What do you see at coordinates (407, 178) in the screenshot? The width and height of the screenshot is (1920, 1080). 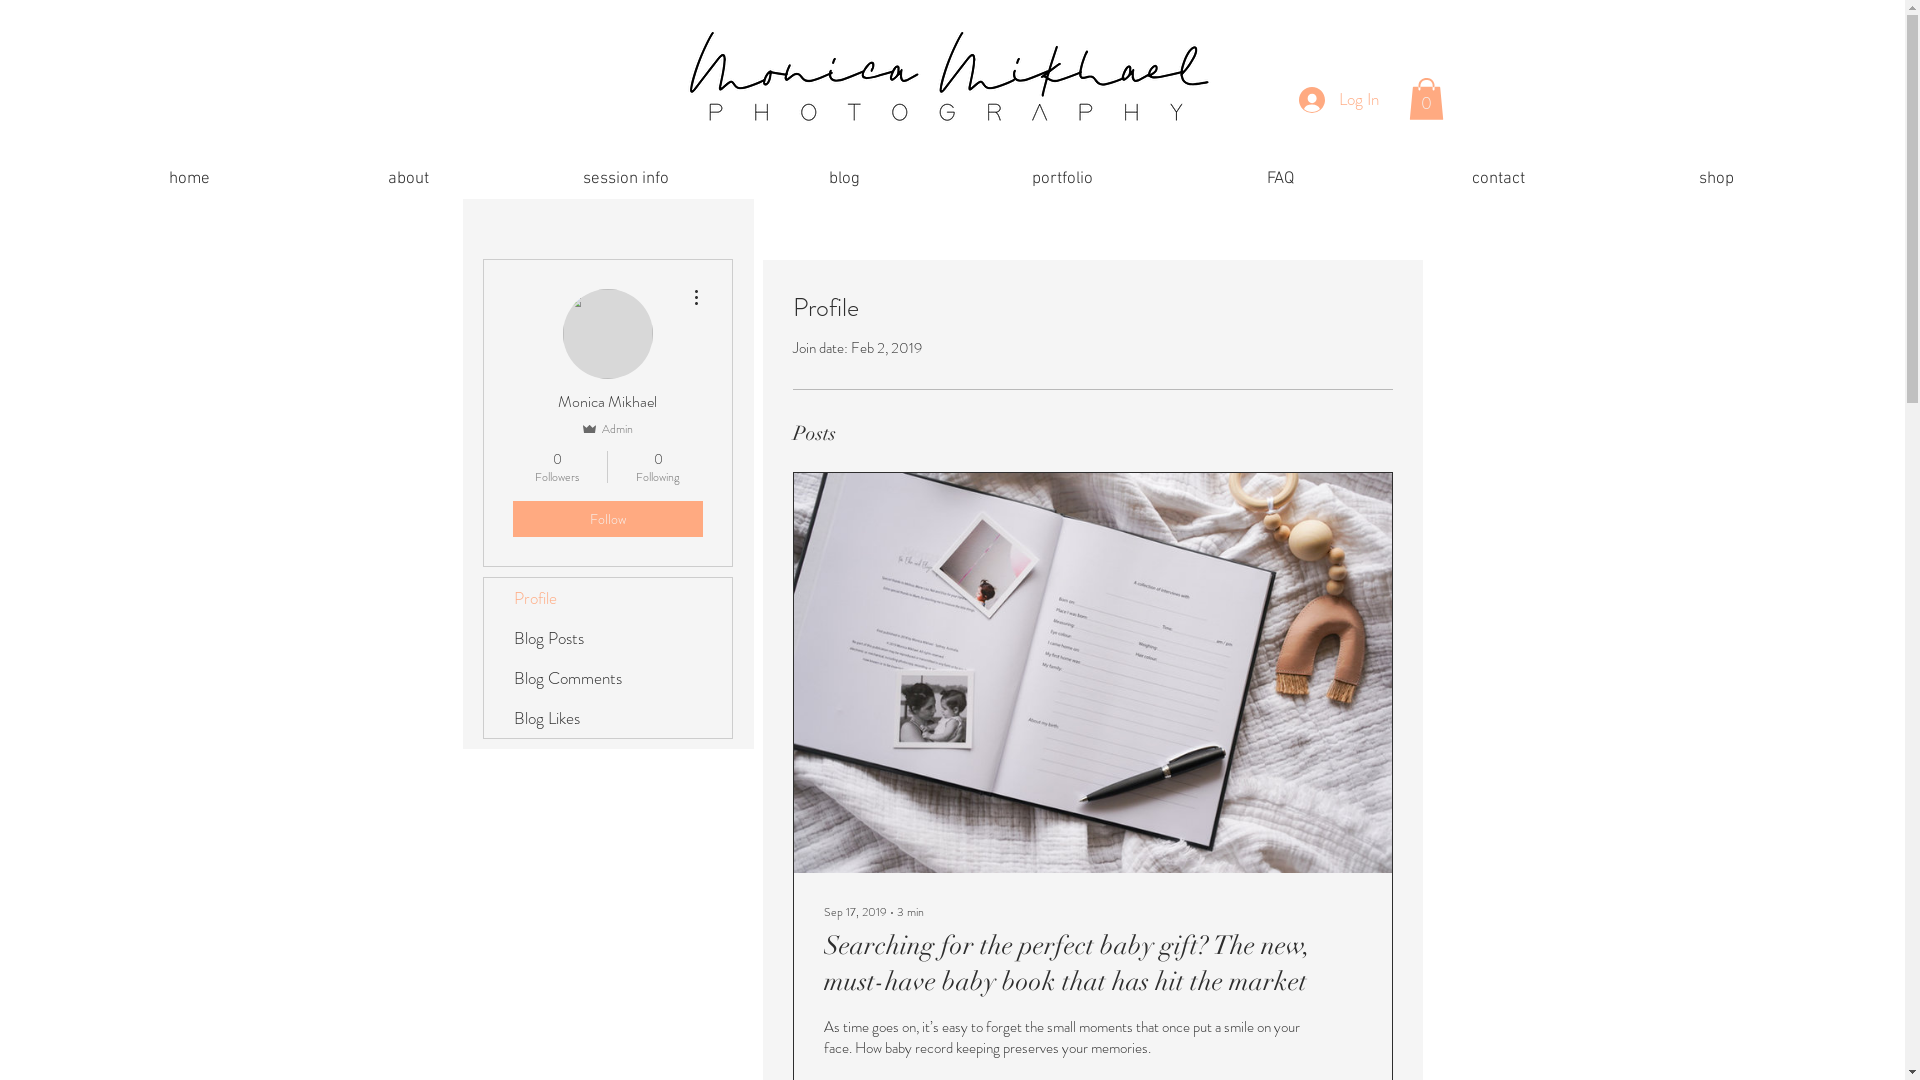 I see `'about'` at bounding box center [407, 178].